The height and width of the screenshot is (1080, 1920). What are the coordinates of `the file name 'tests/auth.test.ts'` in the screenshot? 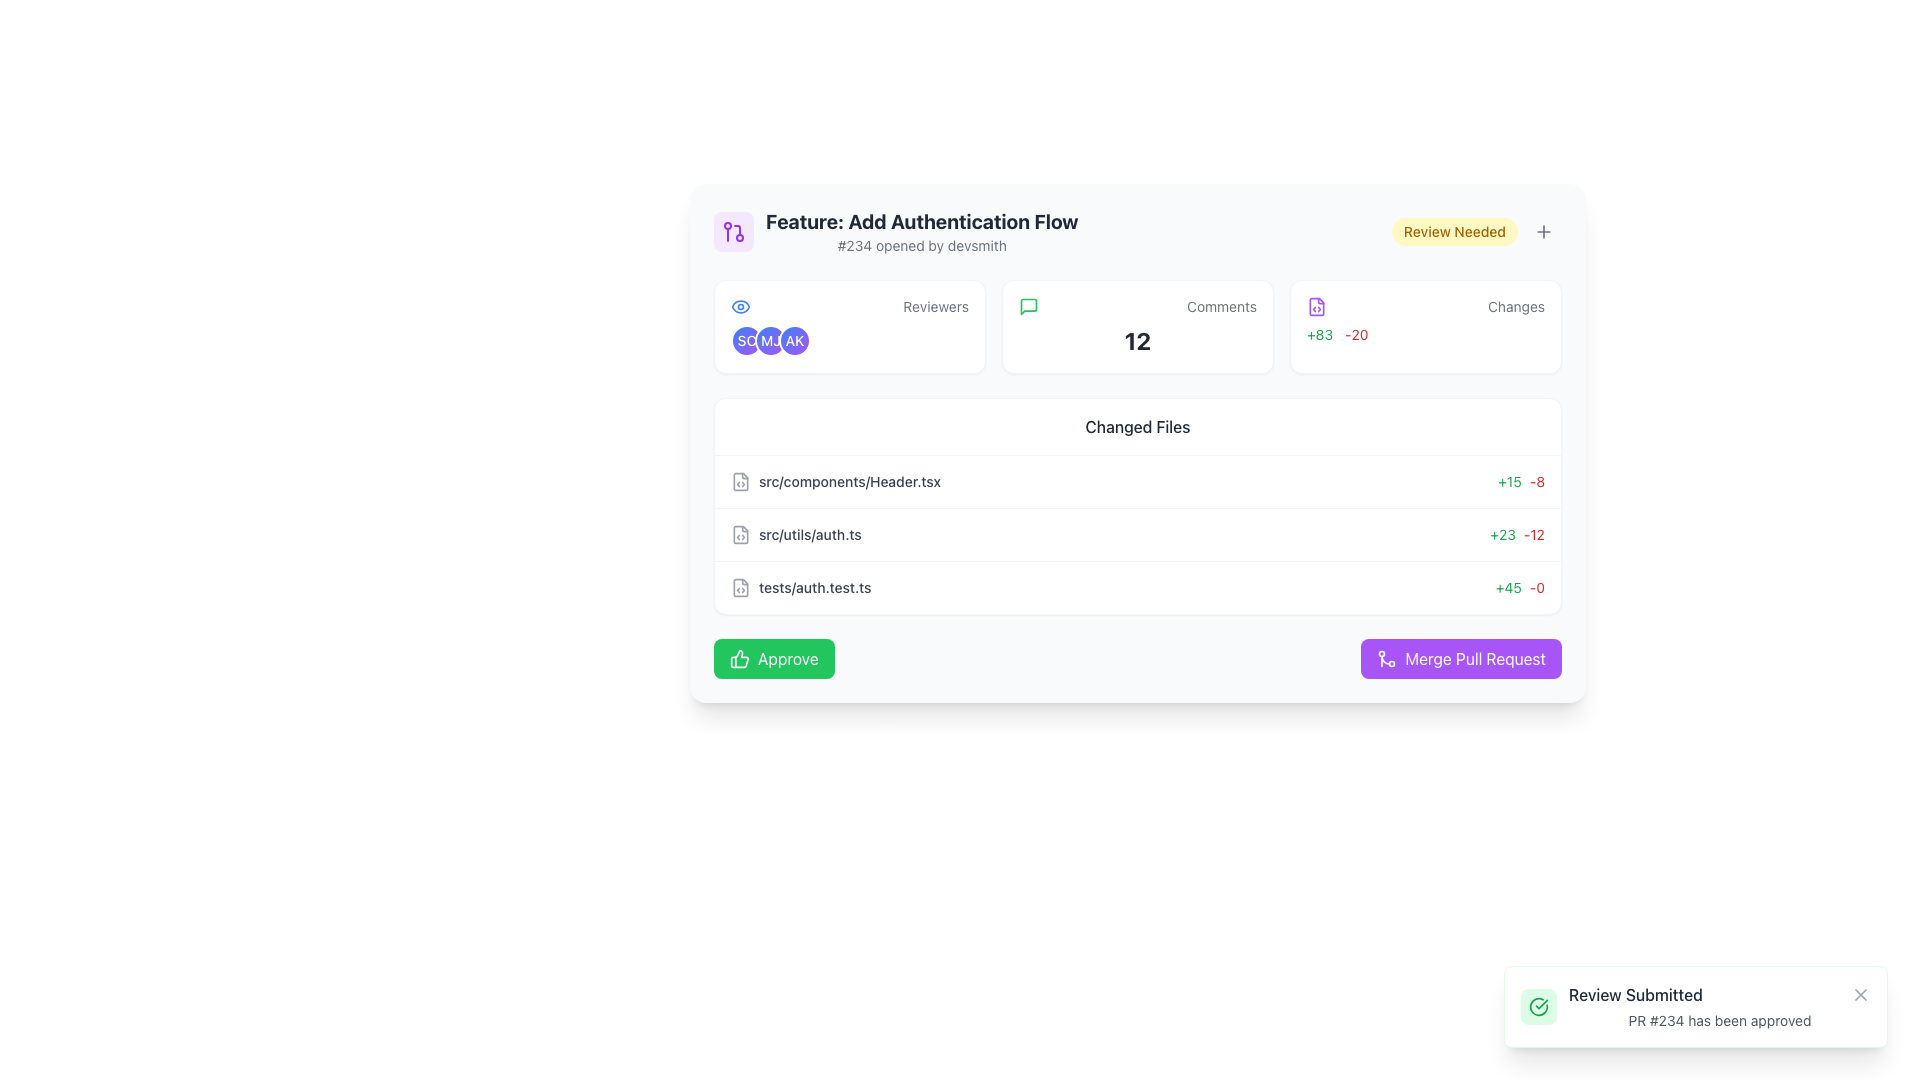 It's located at (801, 586).